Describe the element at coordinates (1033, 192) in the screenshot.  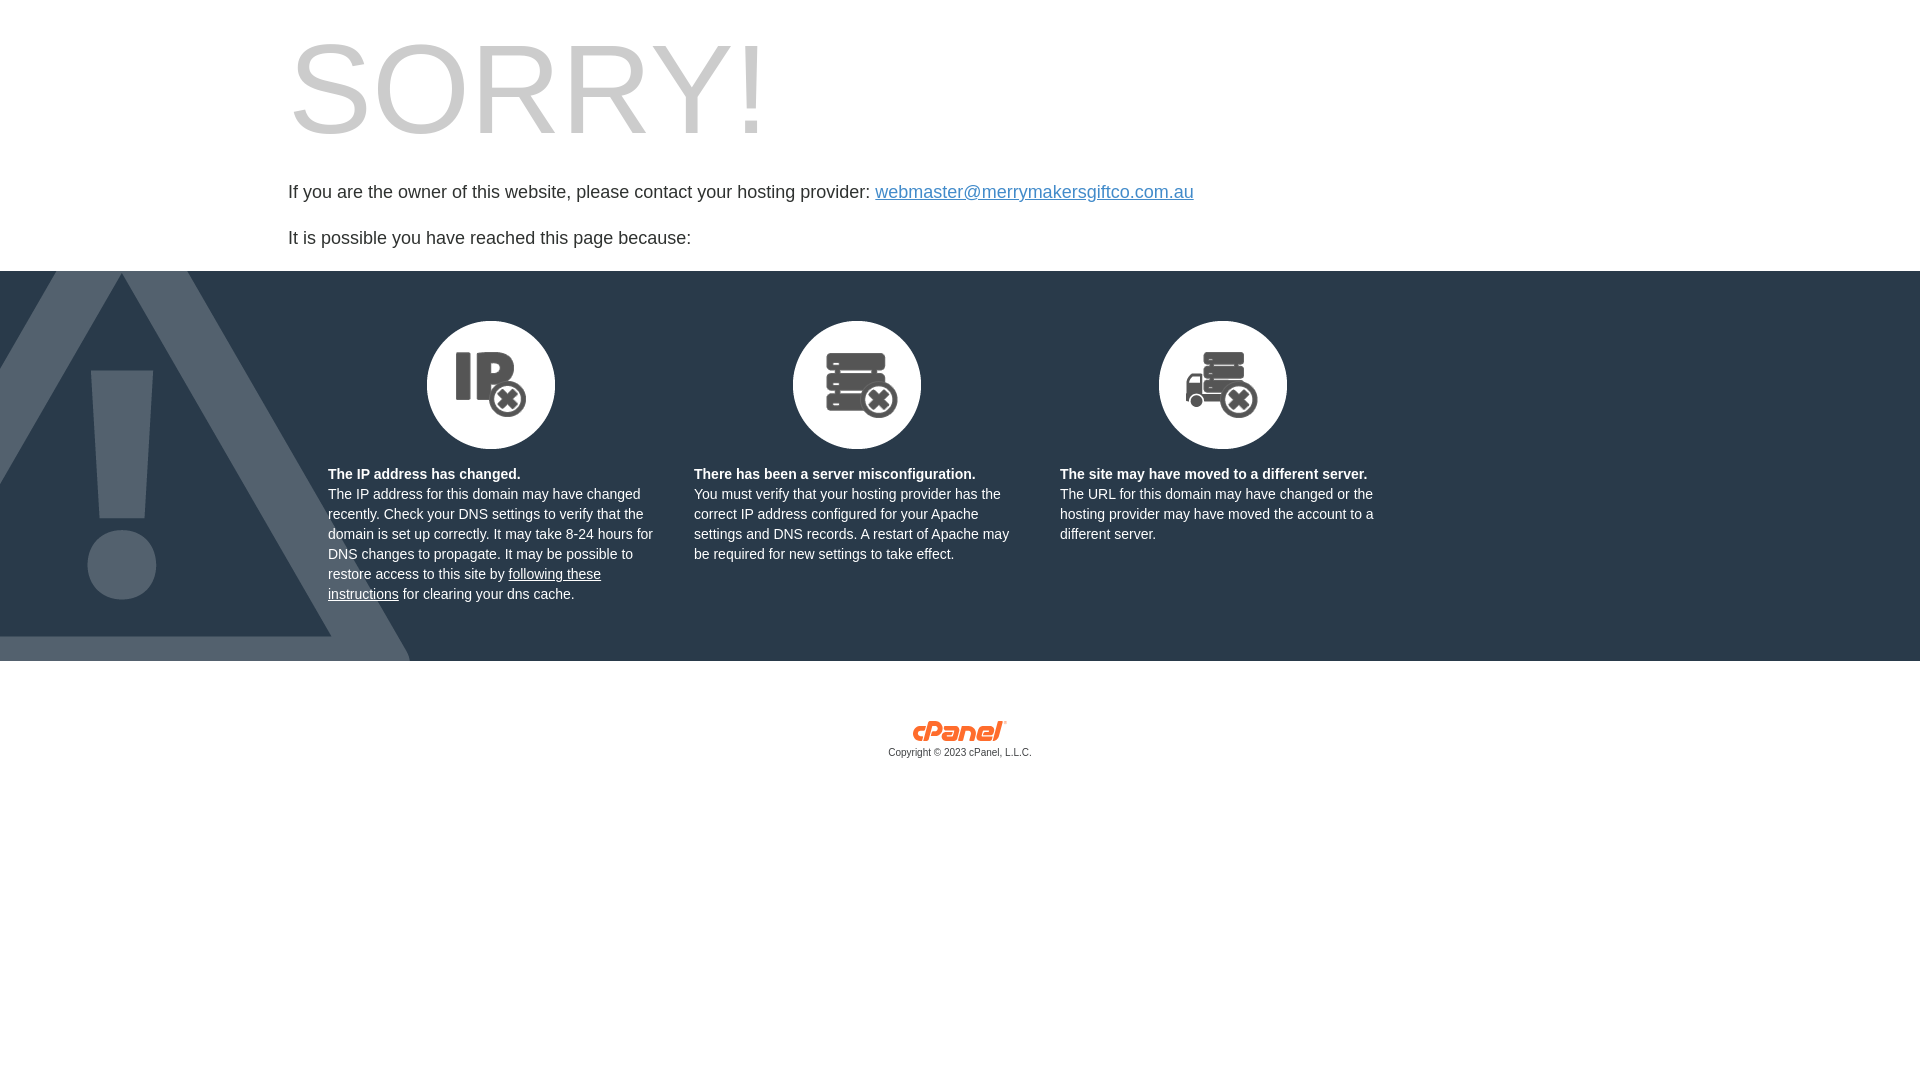
I see `'webmaster@merrymakersgiftco.com.au'` at that location.